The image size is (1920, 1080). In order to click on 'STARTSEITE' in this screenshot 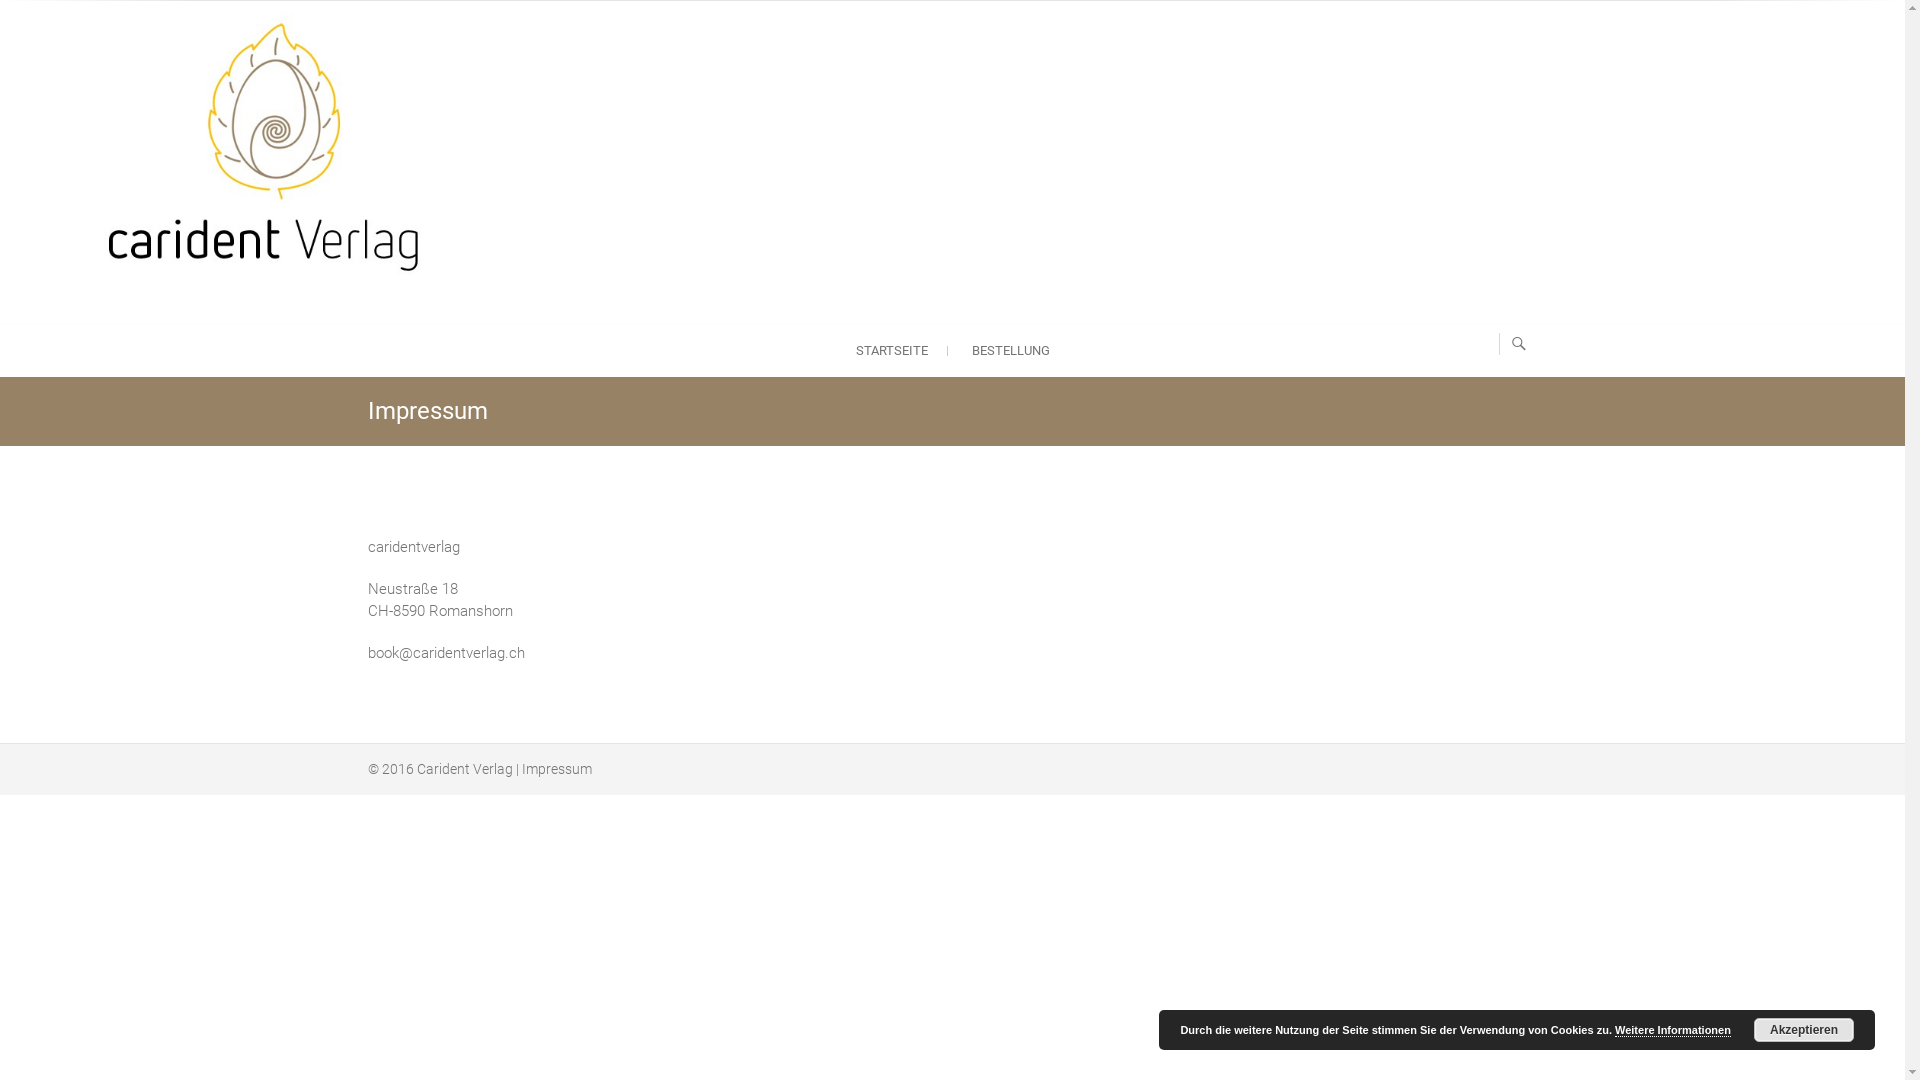, I will do `click(891, 350)`.